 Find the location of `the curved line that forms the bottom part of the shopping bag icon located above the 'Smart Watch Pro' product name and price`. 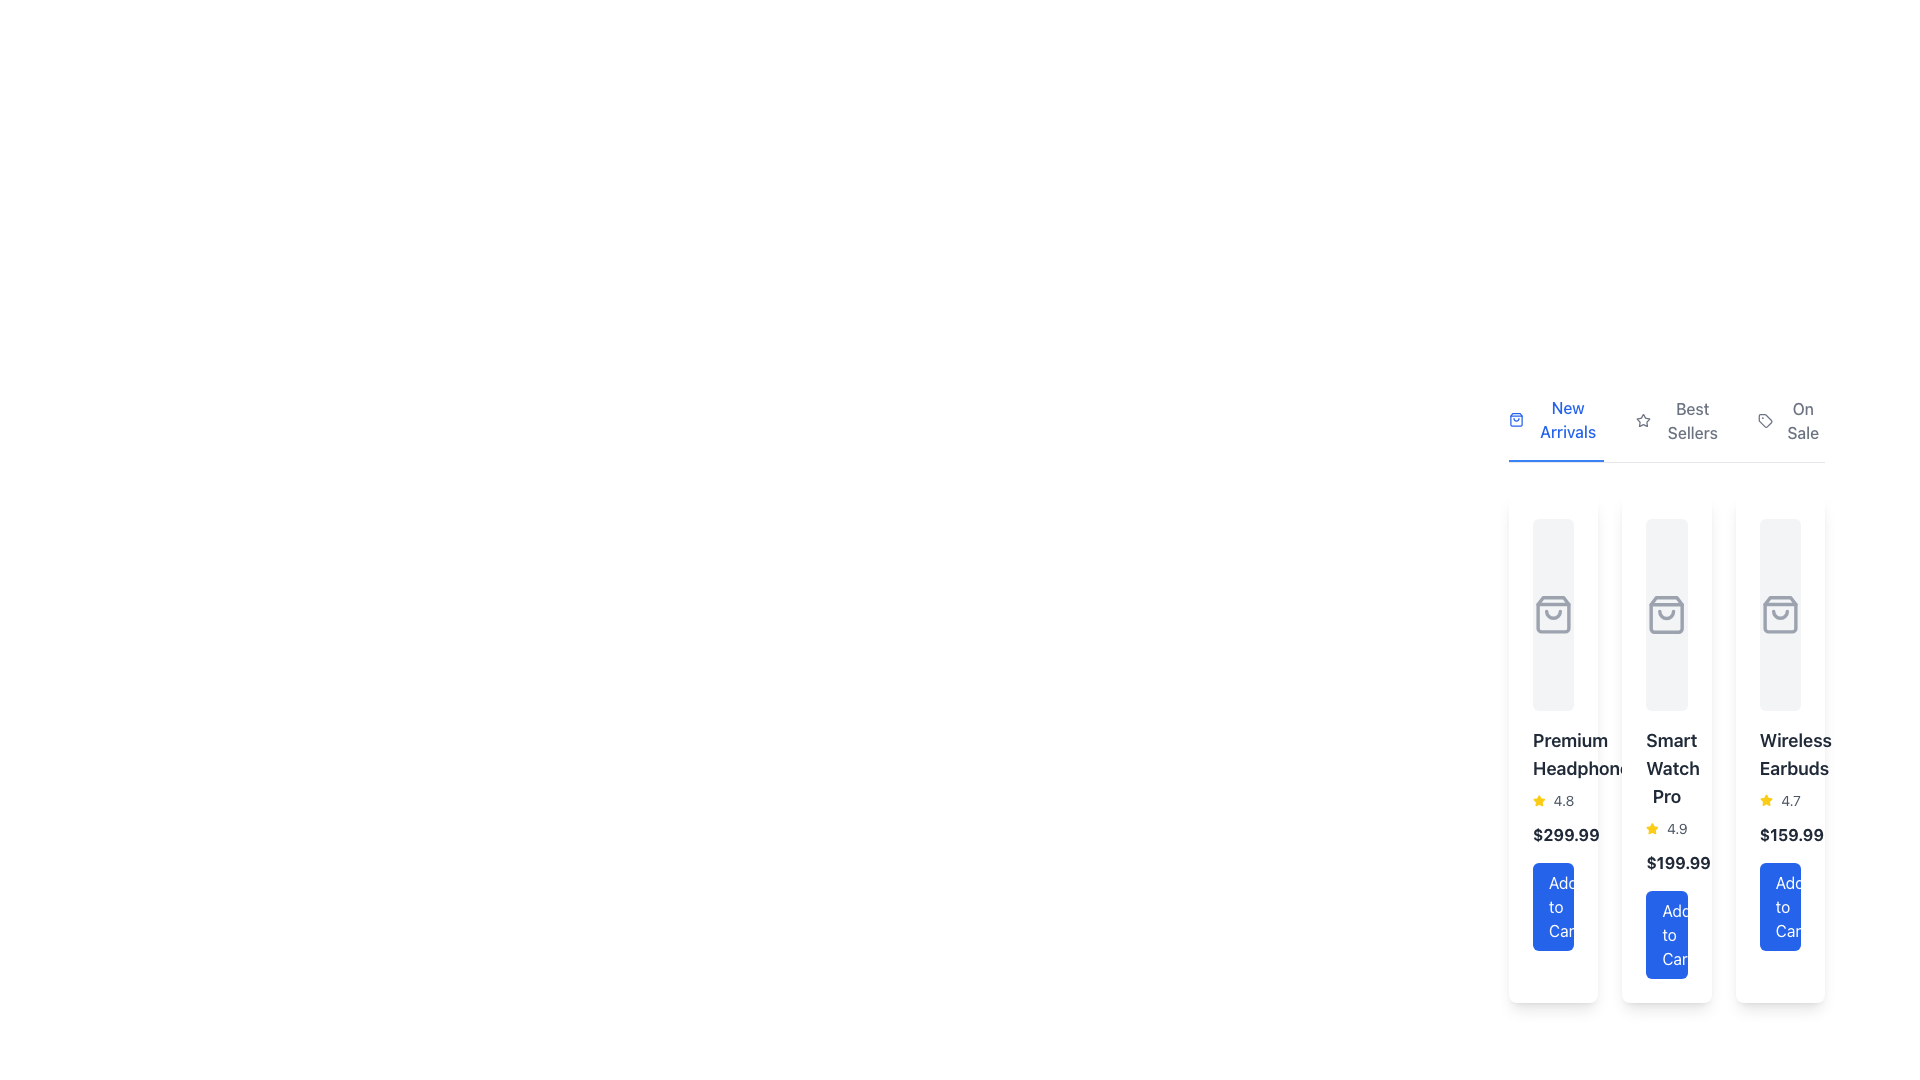

the curved line that forms the bottom part of the shopping bag icon located above the 'Smart Watch Pro' product name and price is located at coordinates (1666, 613).